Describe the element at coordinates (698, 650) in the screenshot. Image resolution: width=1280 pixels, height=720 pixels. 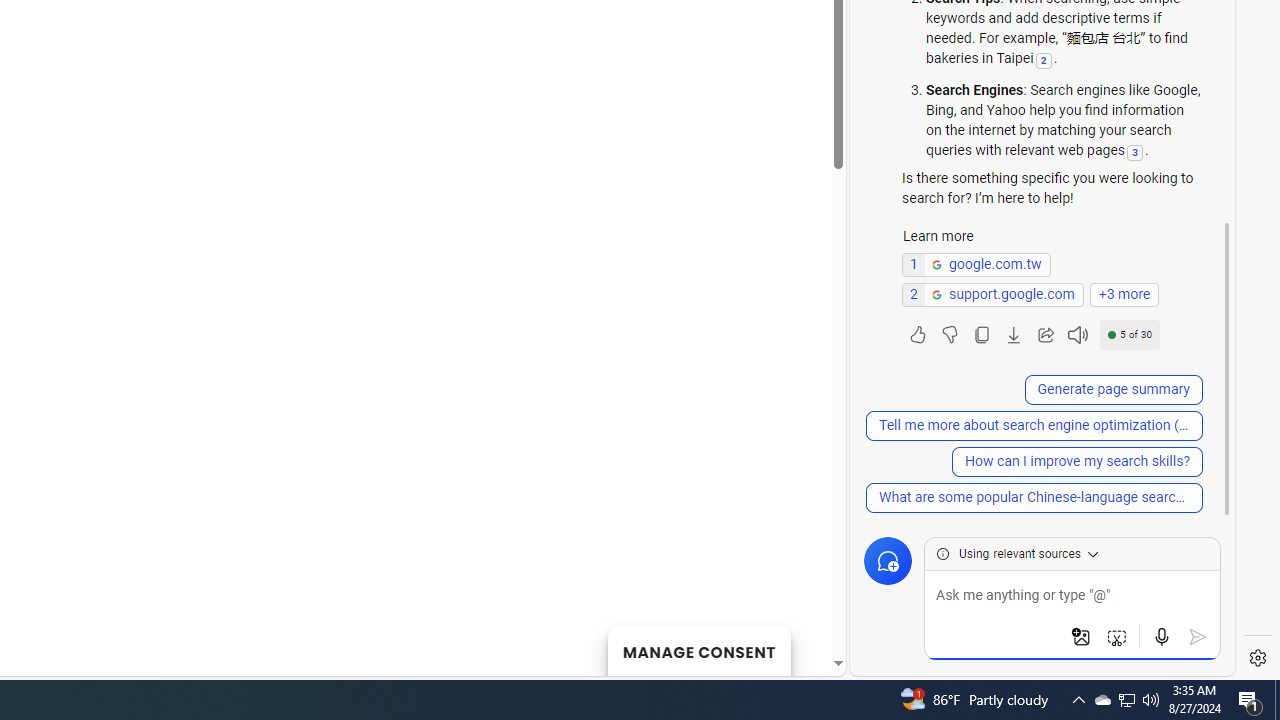
I see `'MANAGE CONSENT'` at that location.